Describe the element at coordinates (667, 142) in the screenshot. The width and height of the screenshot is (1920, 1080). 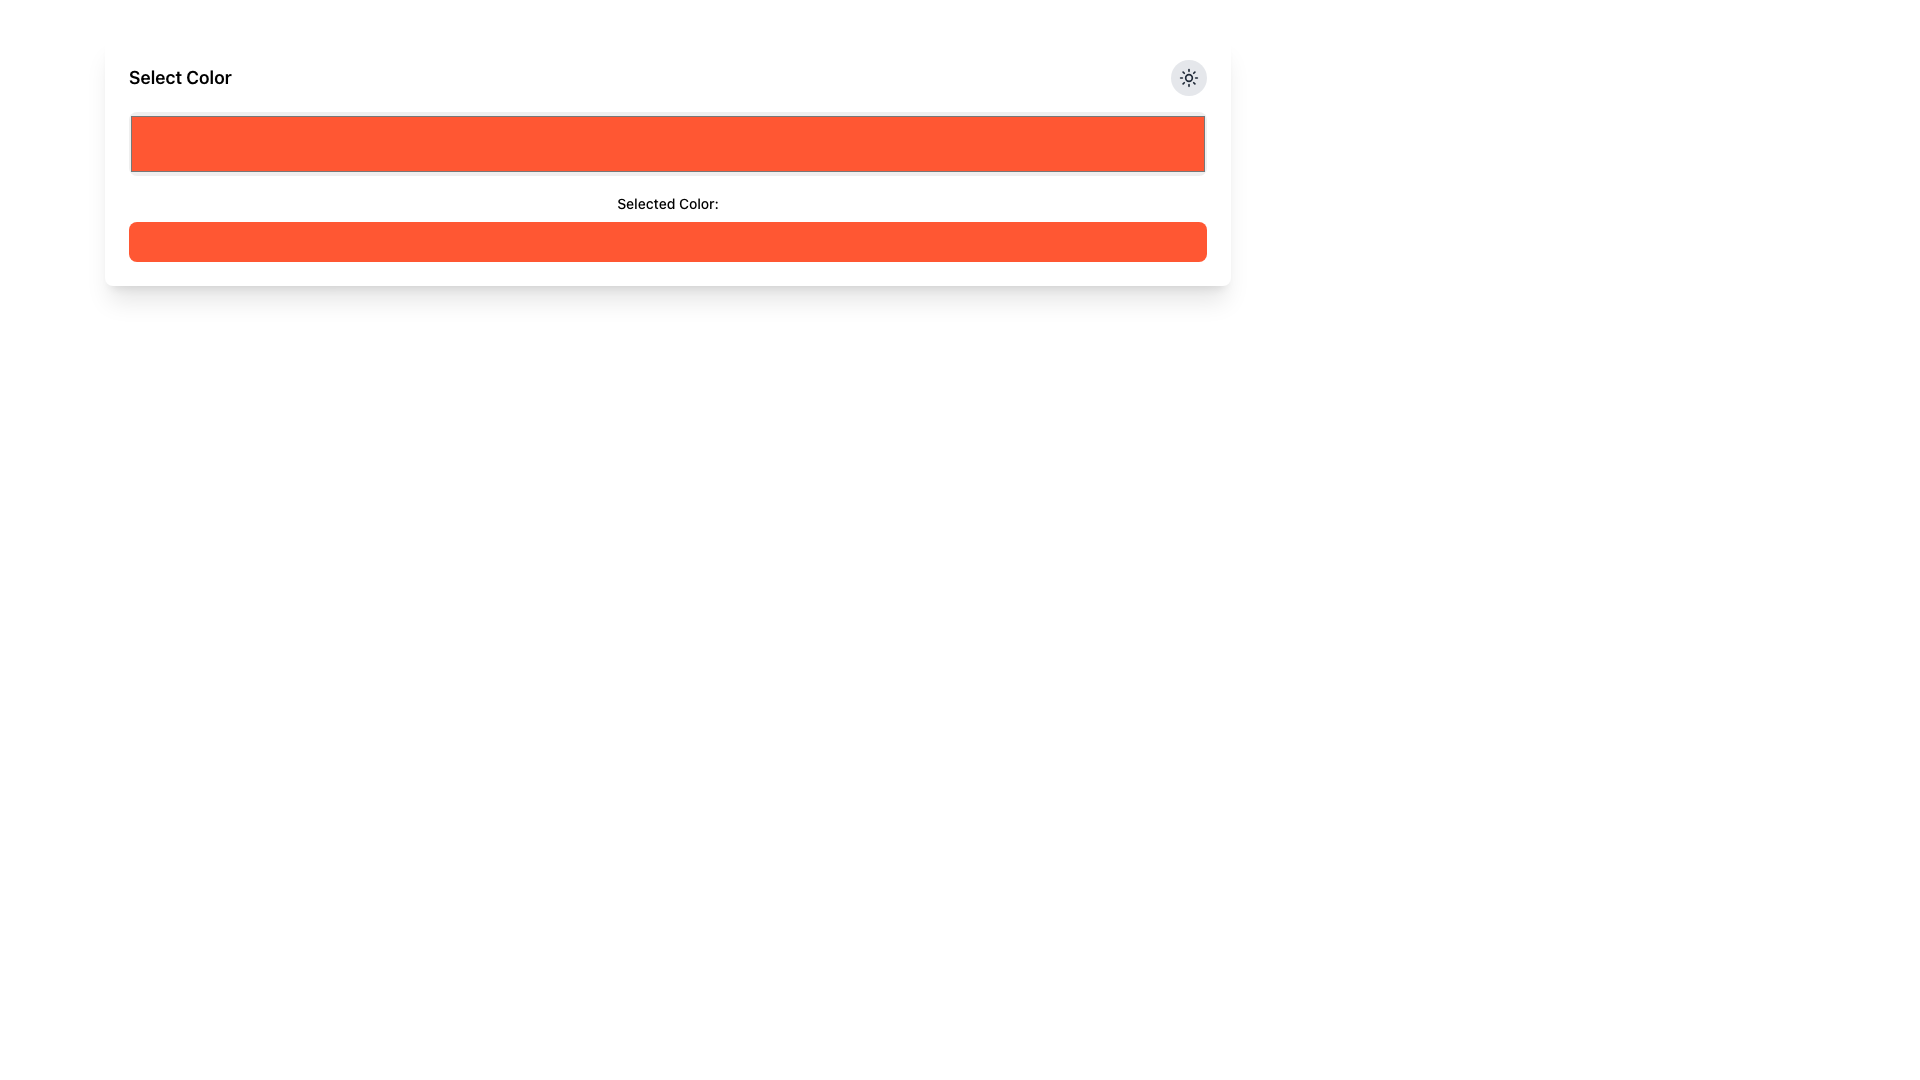
I see `the Color Input element, which allows users to select a color represented by an orange shade (#FF5733), using keyboard navigation` at that location.